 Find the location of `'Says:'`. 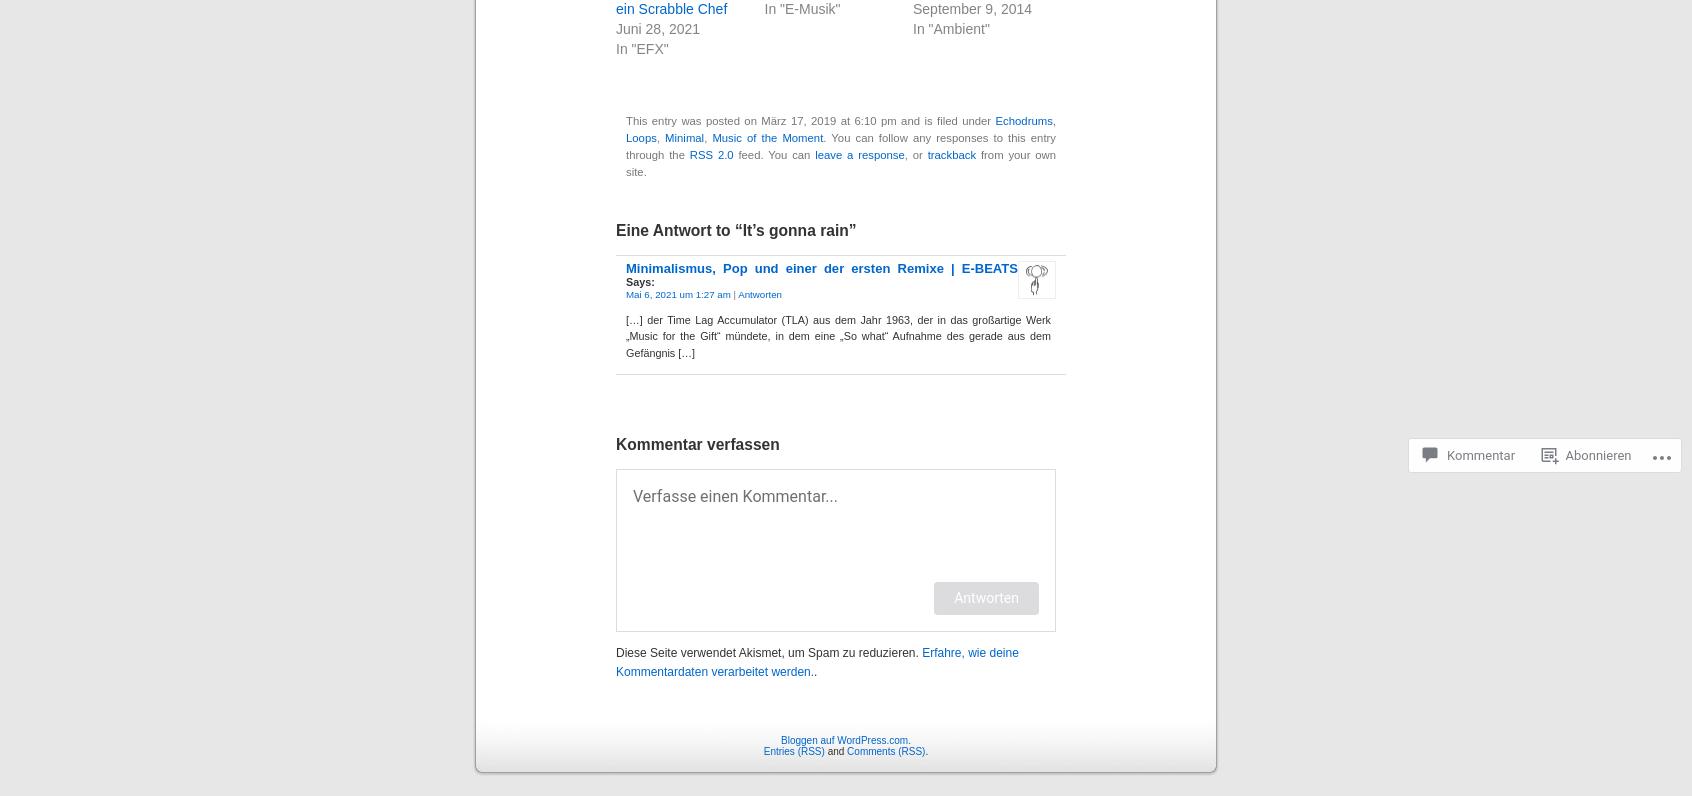

'Says:' is located at coordinates (640, 279).